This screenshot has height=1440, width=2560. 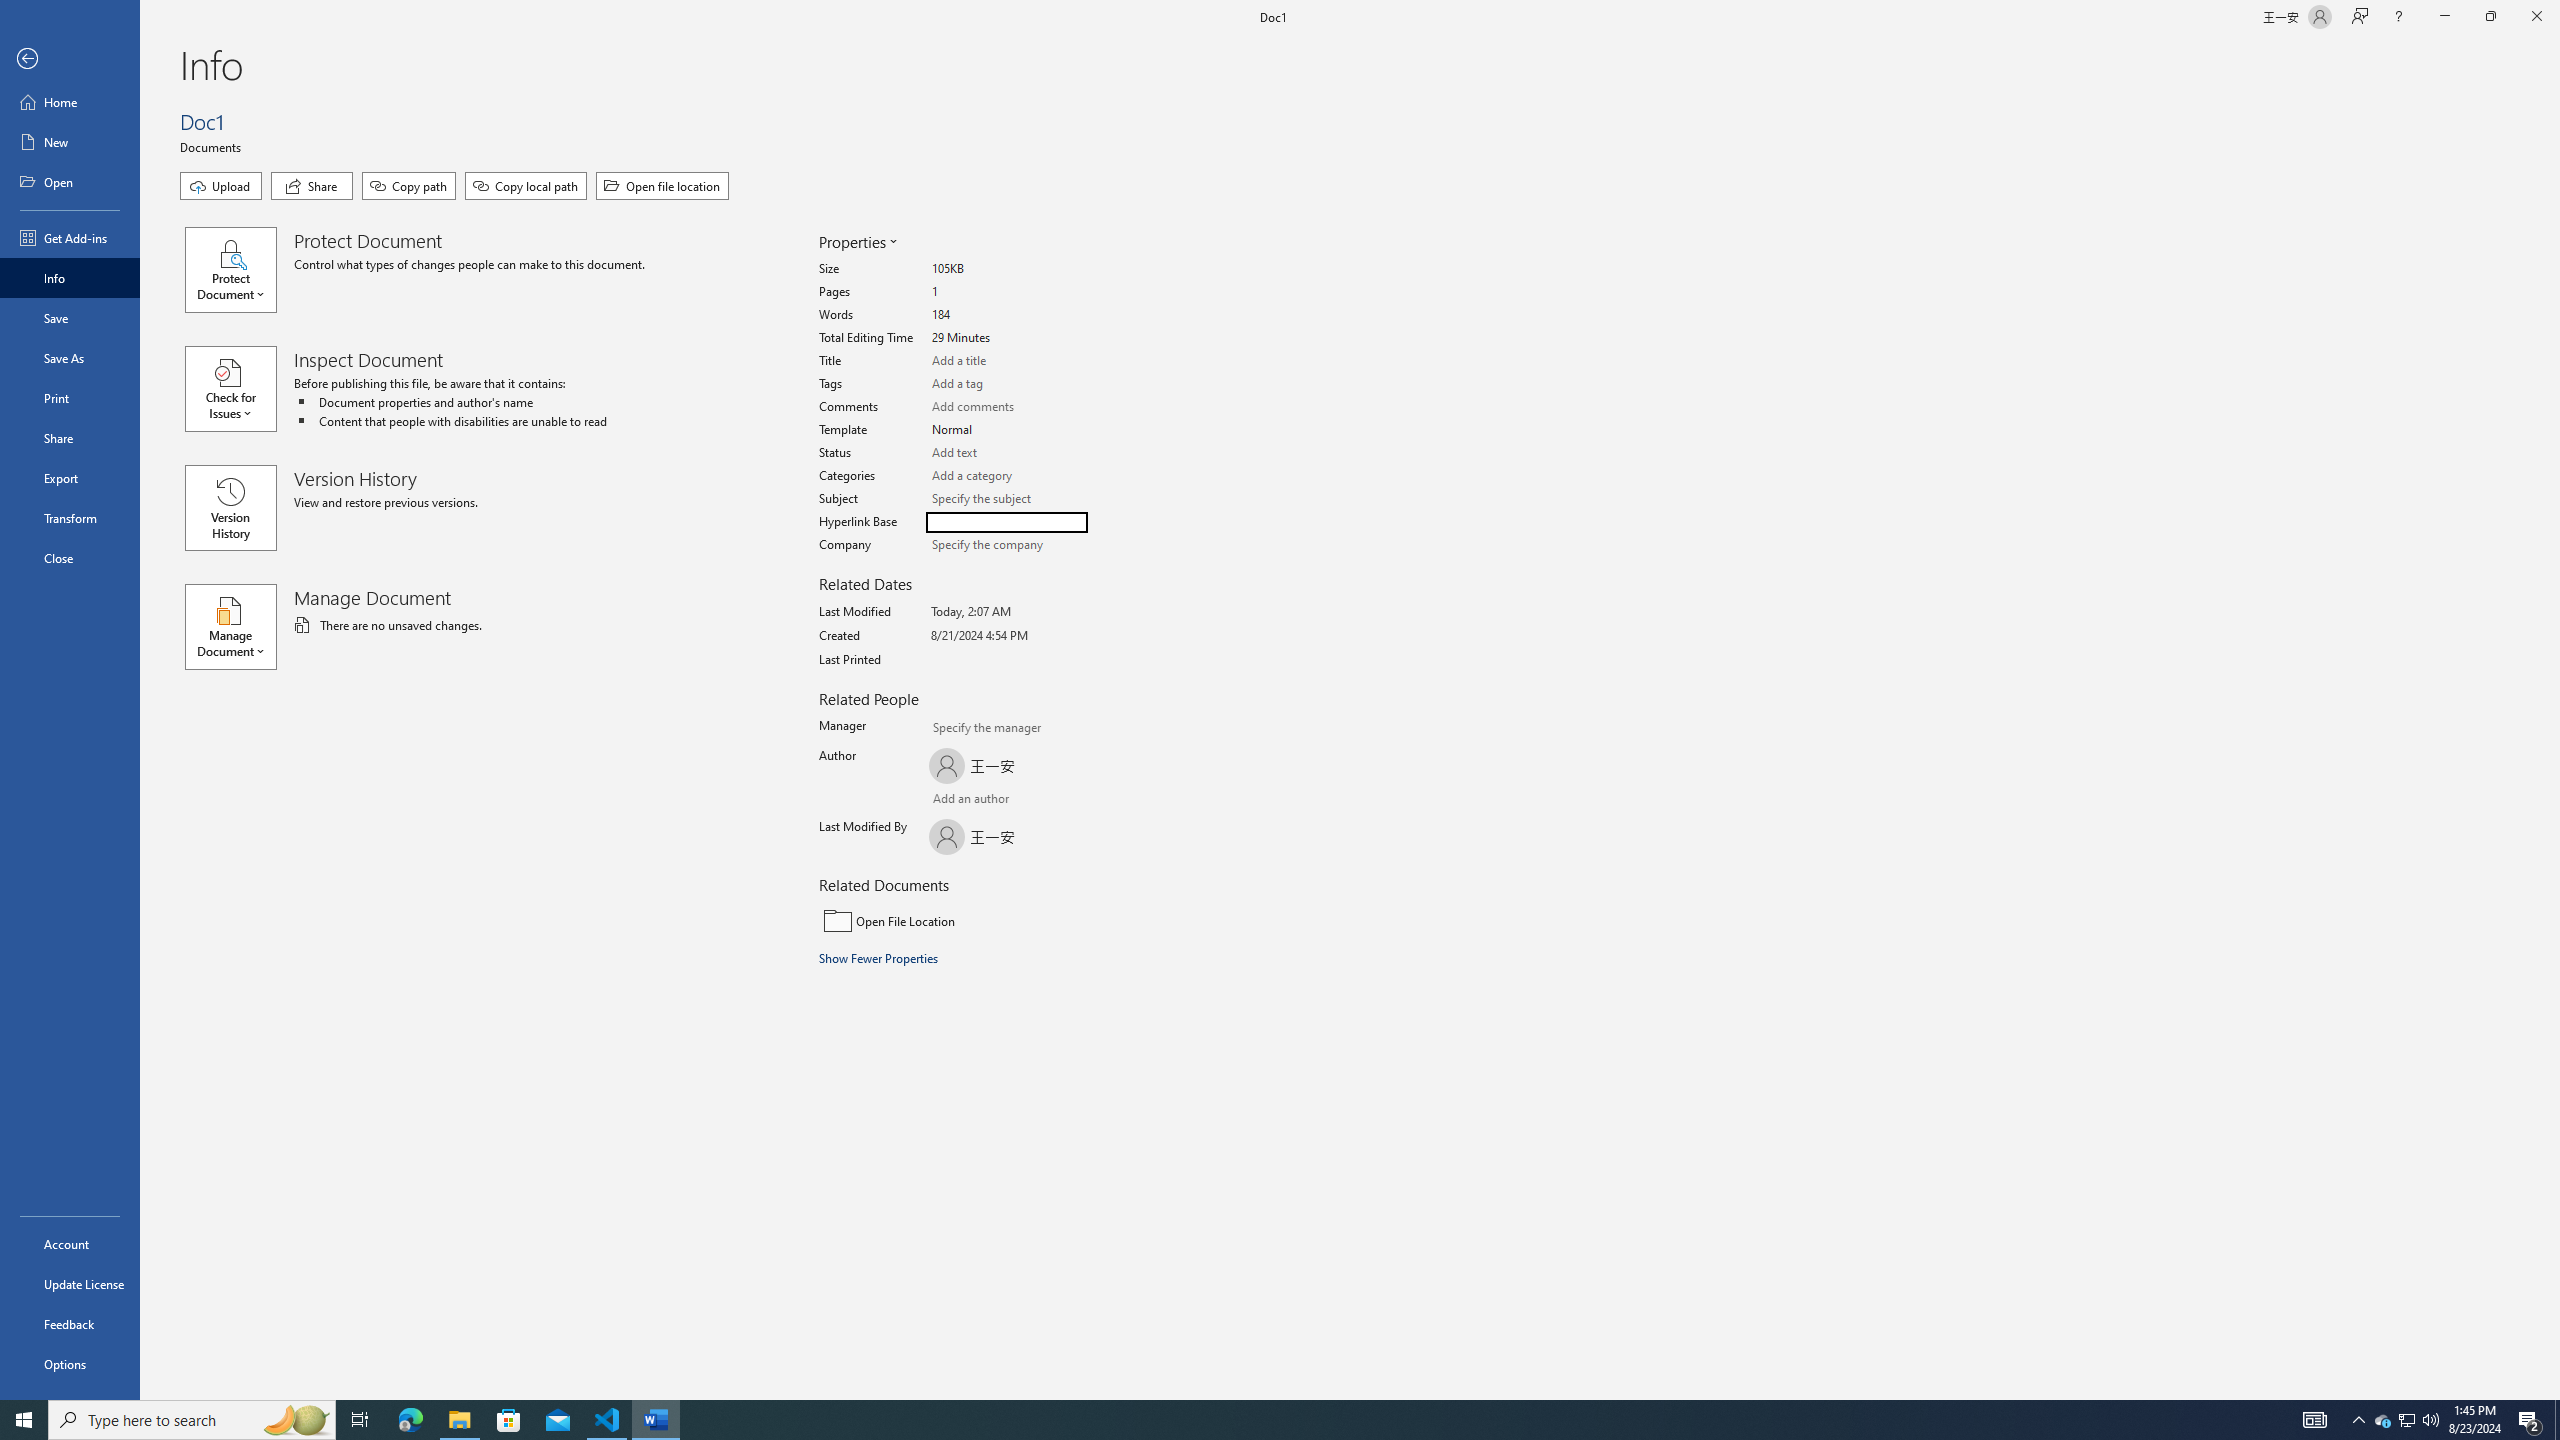 What do you see at coordinates (1006, 269) in the screenshot?
I see `'Size'` at bounding box center [1006, 269].